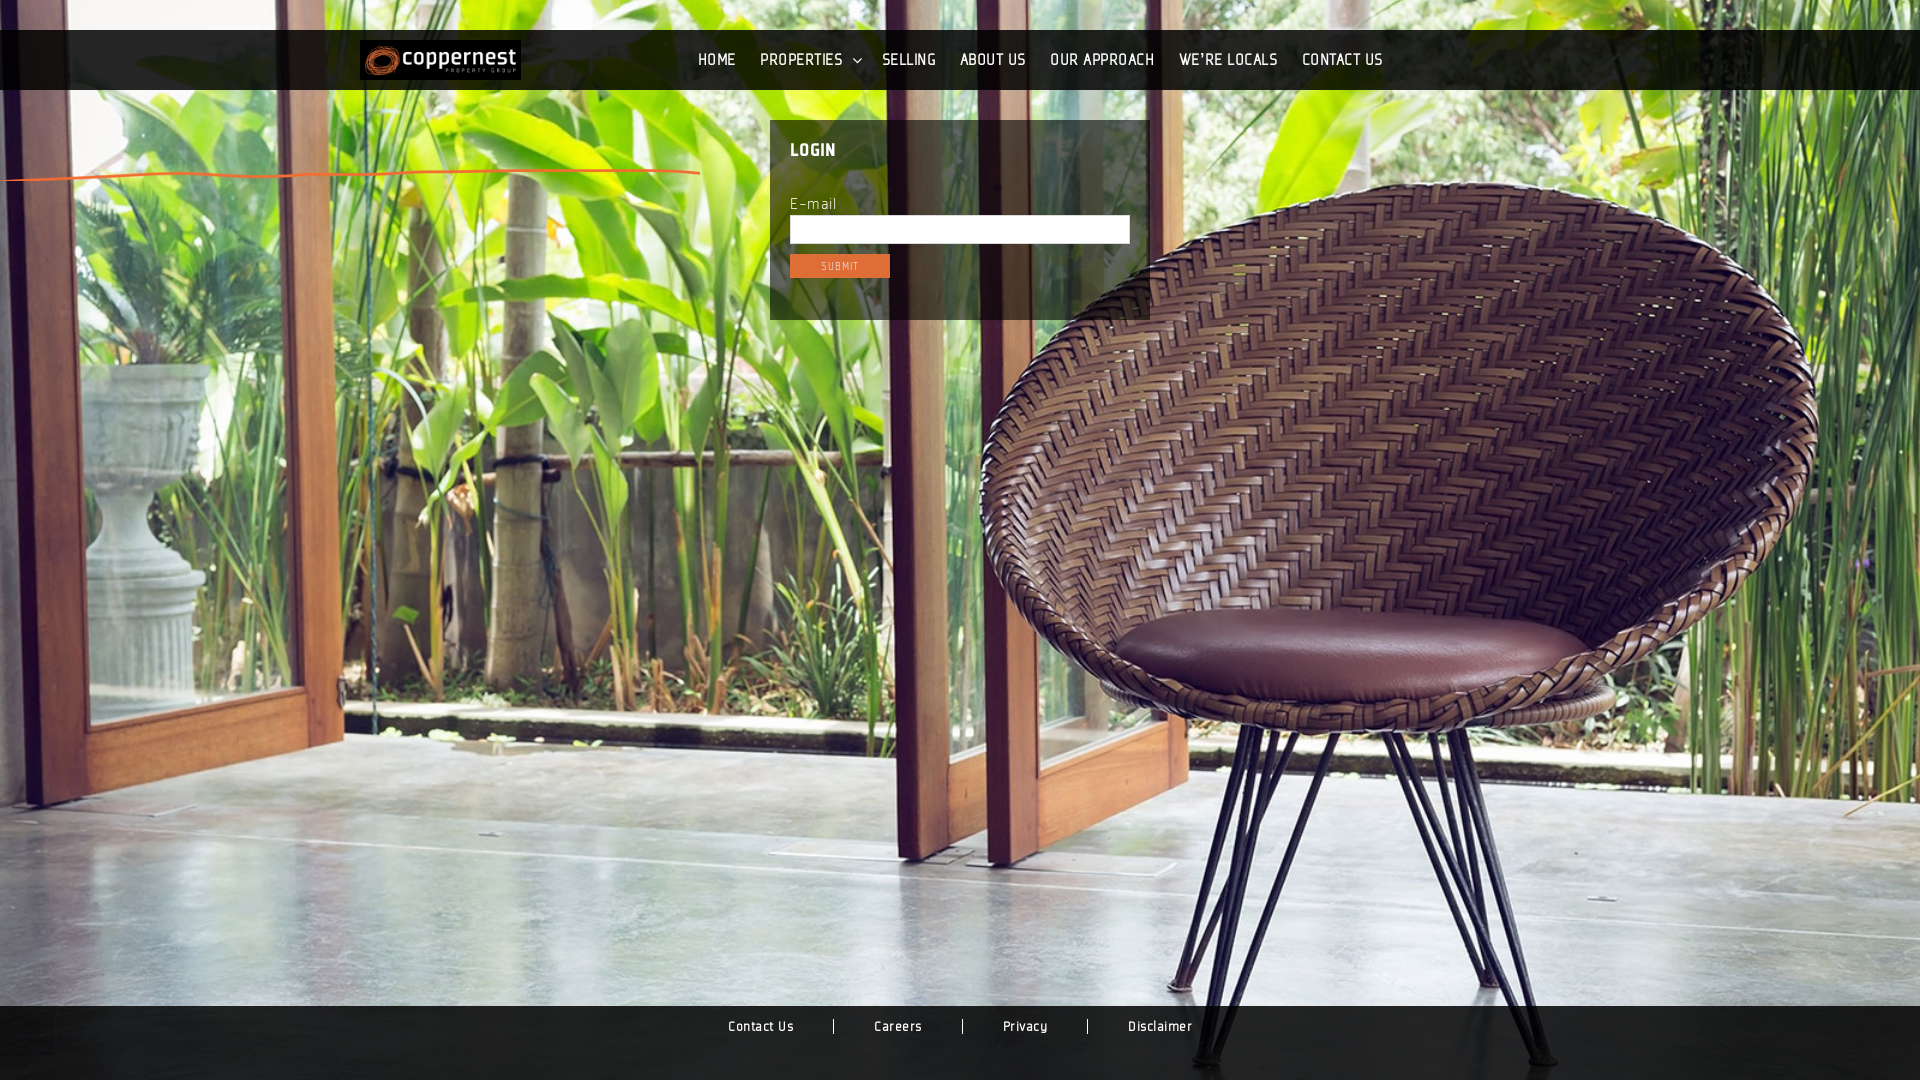  I want to click on 'PROPERTIES', so click(748, 59).